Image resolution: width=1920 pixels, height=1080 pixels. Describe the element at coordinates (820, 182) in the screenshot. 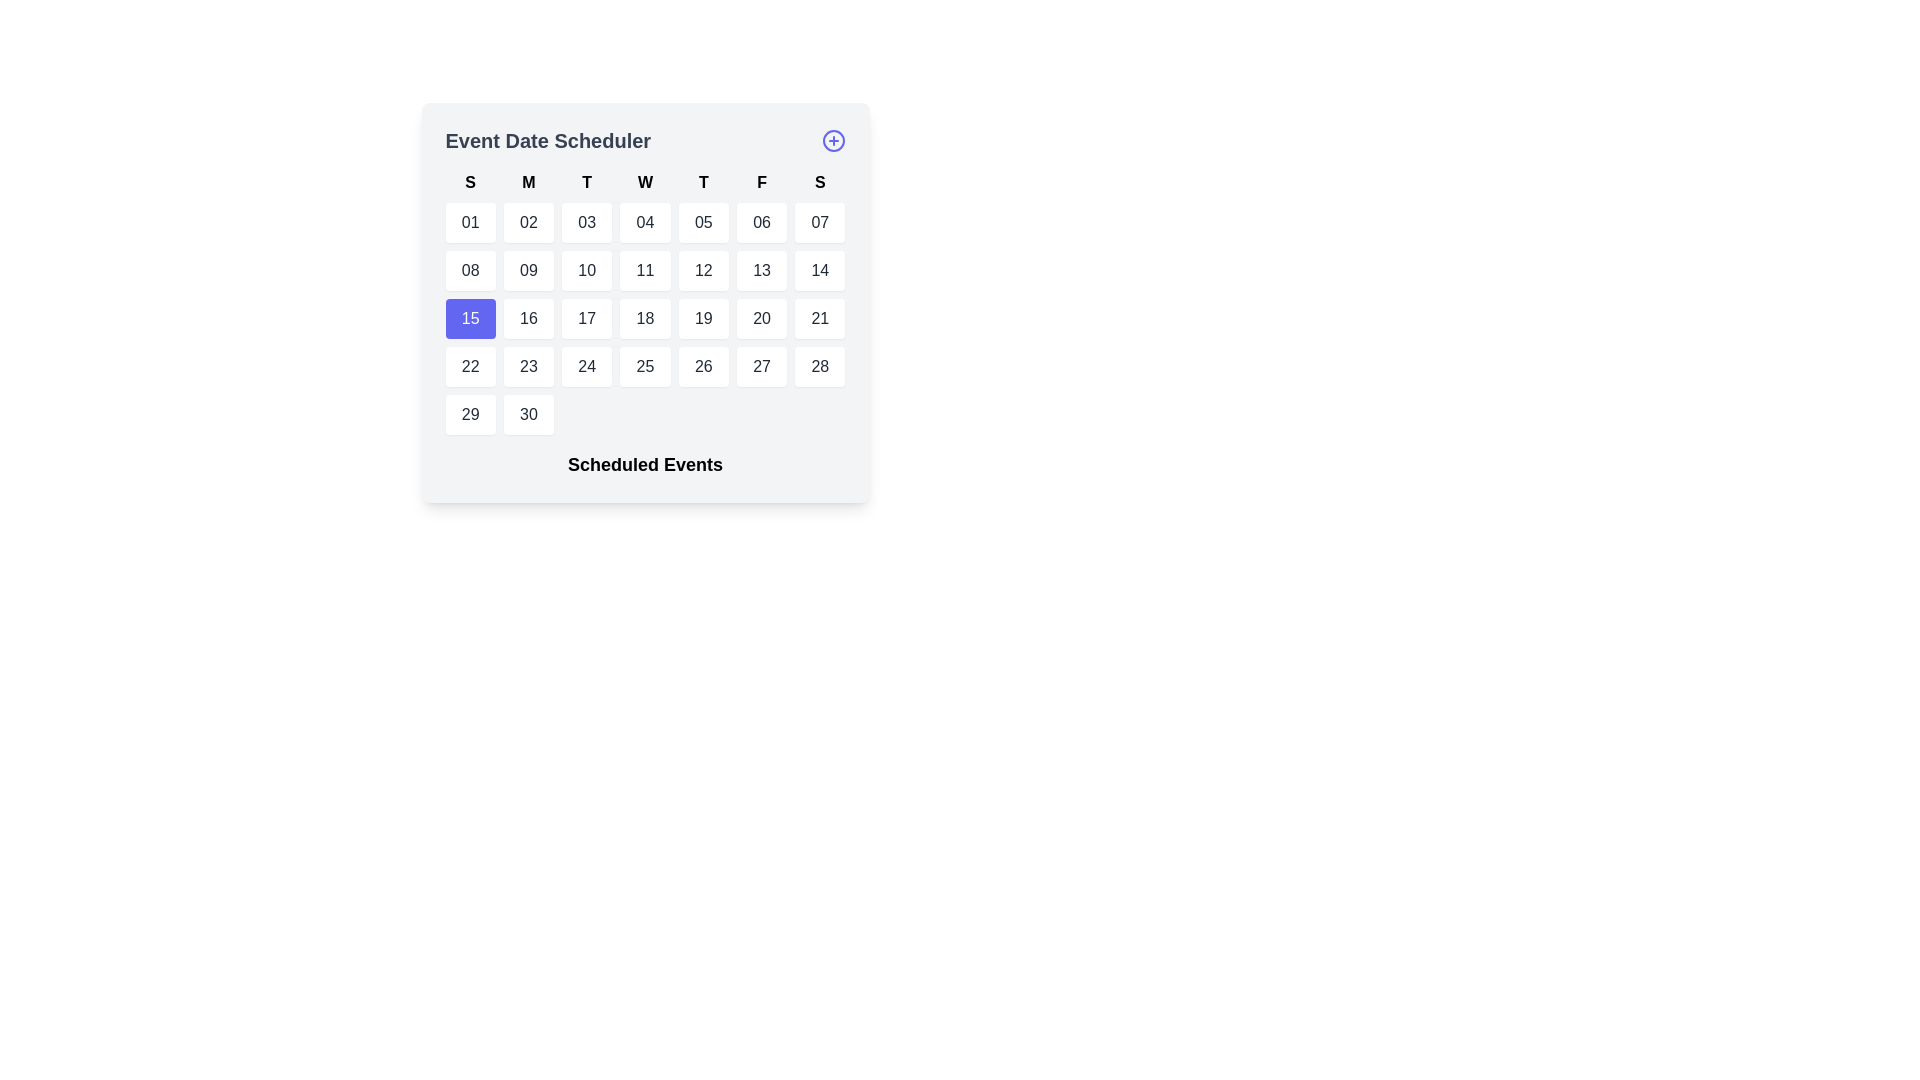

I see `the character 'S' in the Event Date Scheduler, which is the seventh item in a row of characters styled in black` at that location.